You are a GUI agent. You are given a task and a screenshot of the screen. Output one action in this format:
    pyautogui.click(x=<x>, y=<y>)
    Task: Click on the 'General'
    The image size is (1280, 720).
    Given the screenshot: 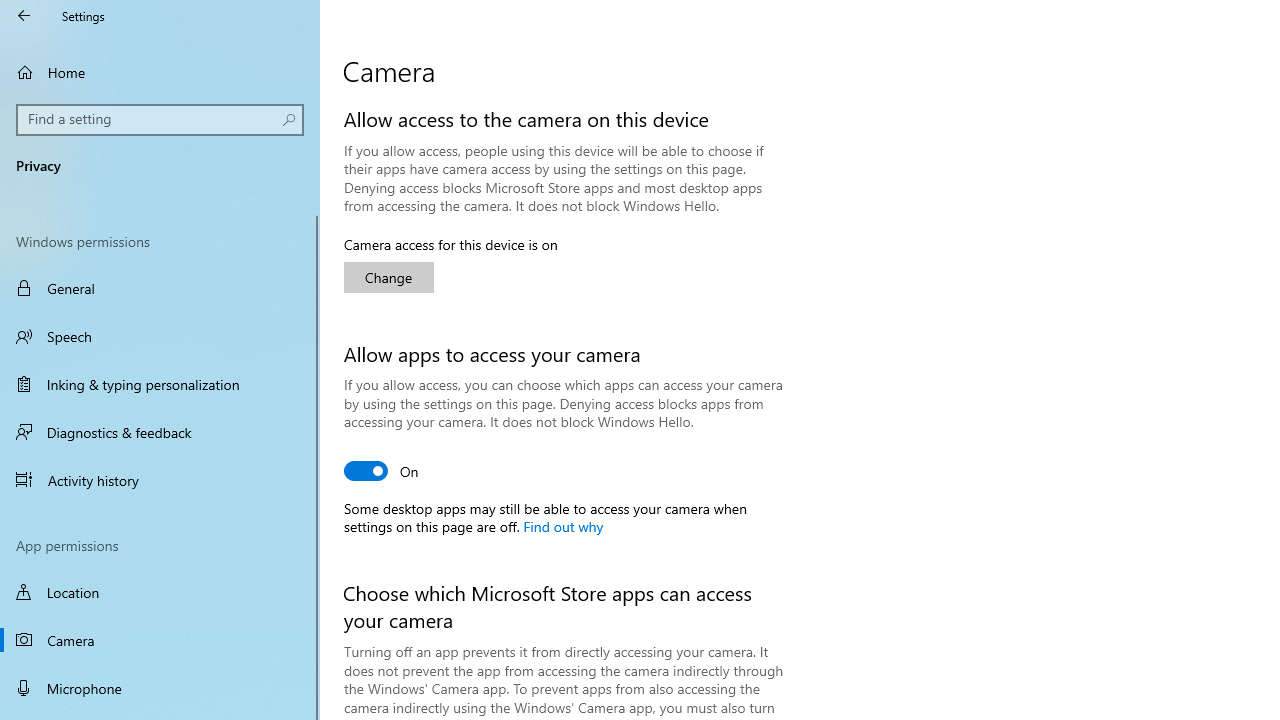 What is the action you would take?
    pyautogui.click(x=160, y=288)
    